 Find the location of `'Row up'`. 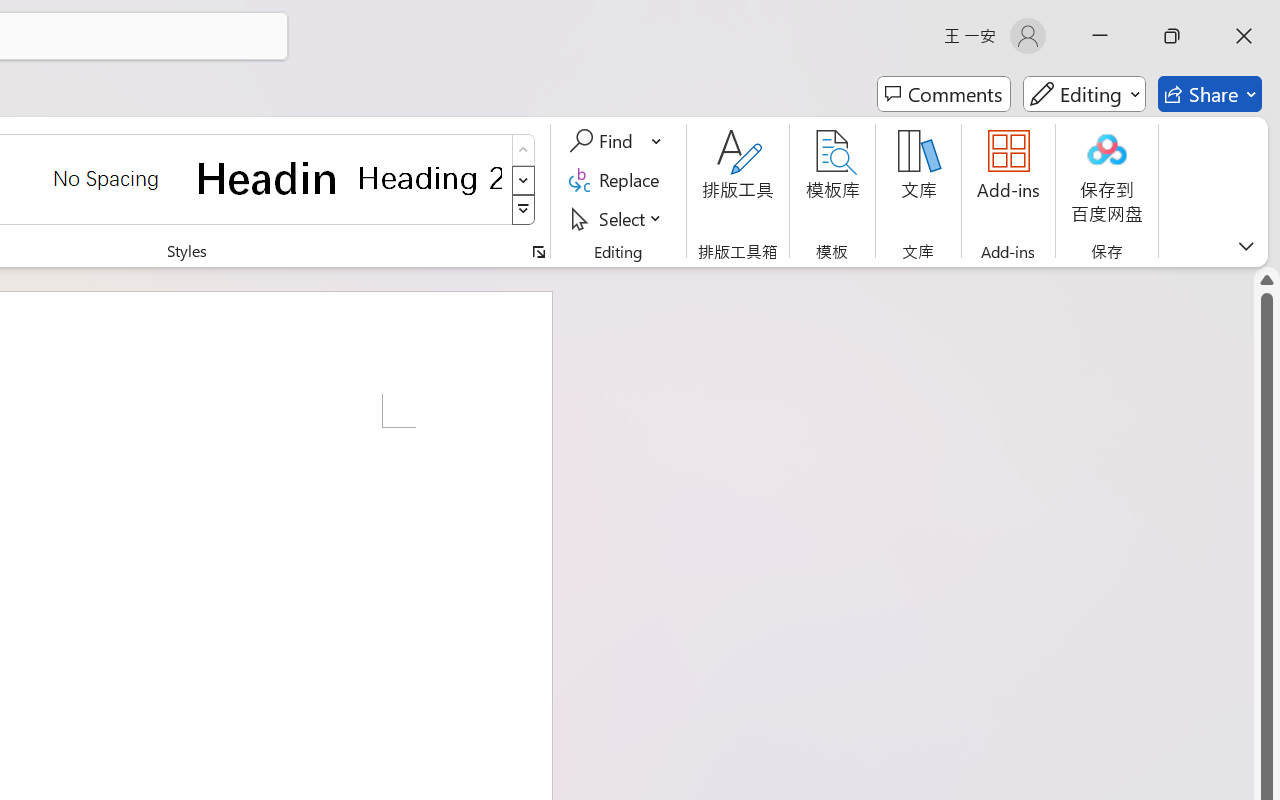

'Row up' is located at coordinates (523, 150).